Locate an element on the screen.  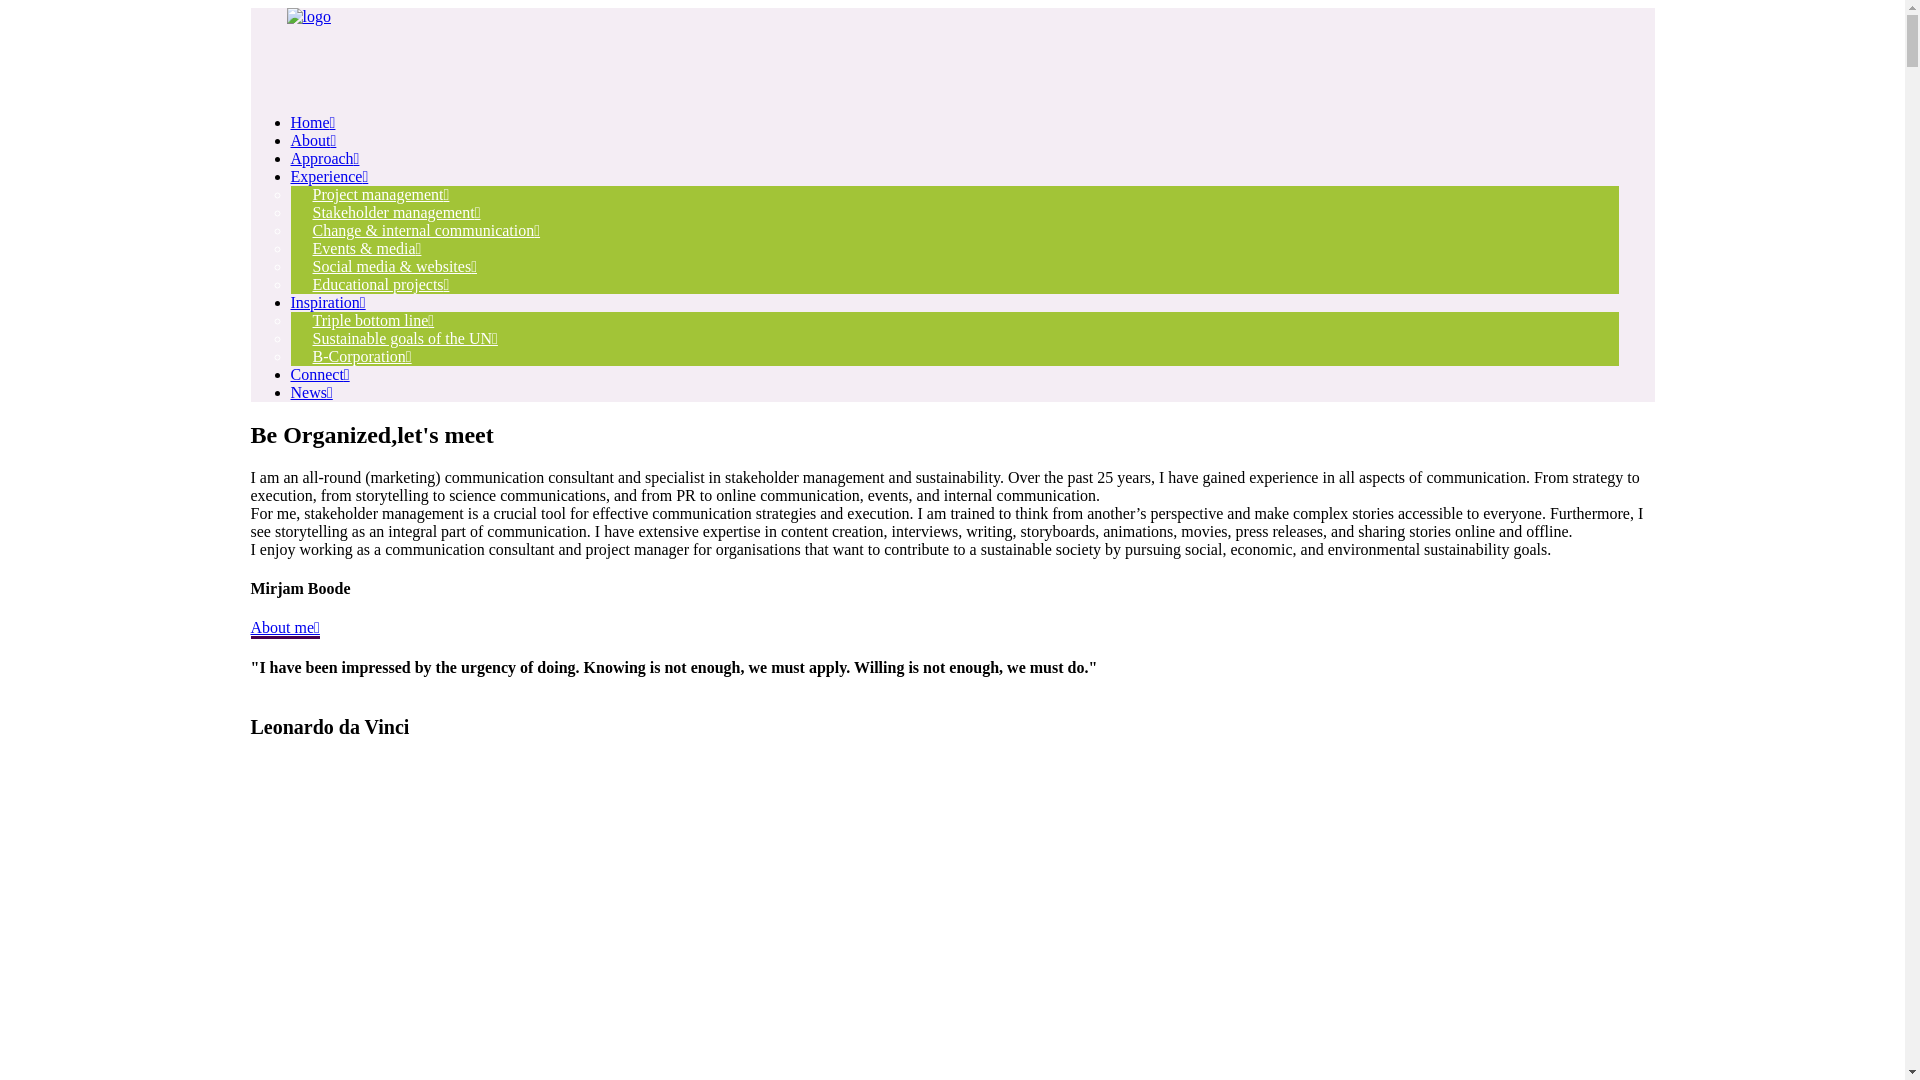
'B-Corporation' is located at coordinates (288, 355).